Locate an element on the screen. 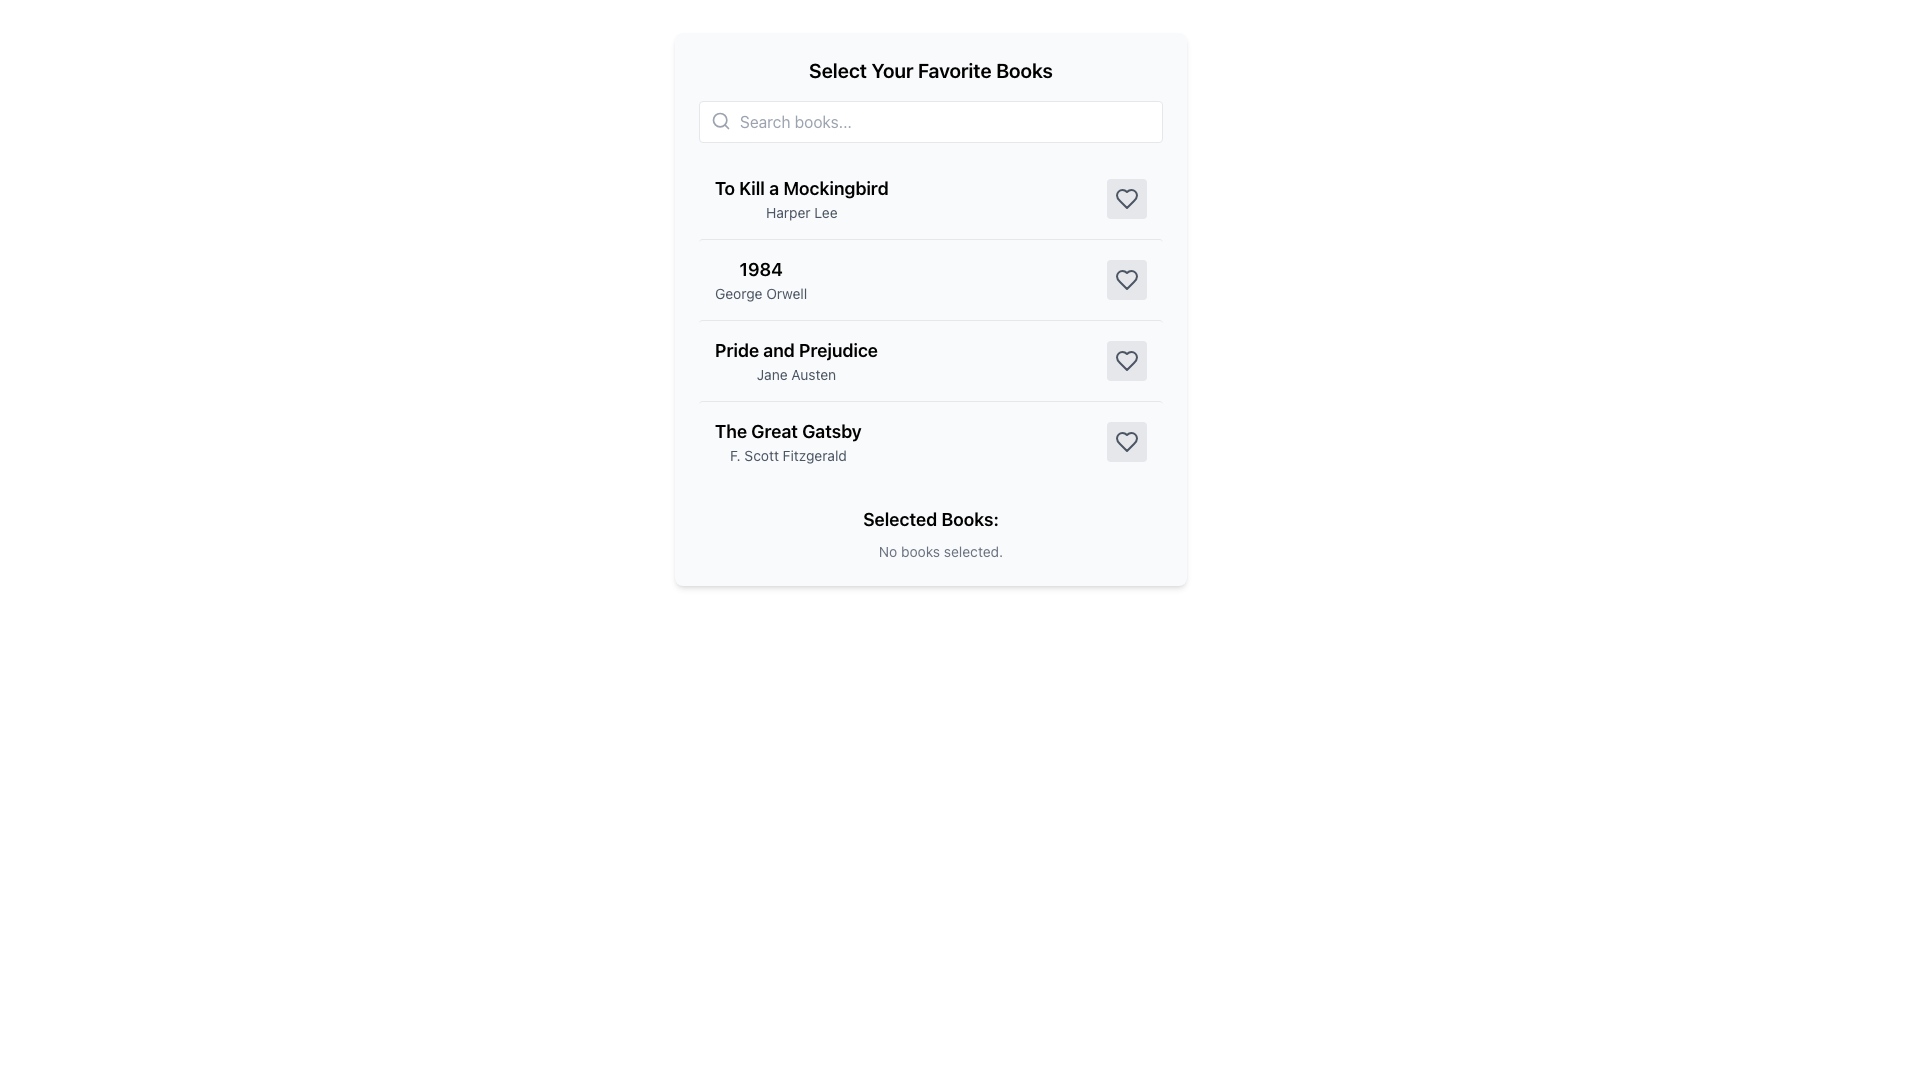 The height and width of the screenshot is (1080, 1920). the magnifying glass icon representing the search functionality, located at the top left of the search bar interface is located at coordinates (720, 120).